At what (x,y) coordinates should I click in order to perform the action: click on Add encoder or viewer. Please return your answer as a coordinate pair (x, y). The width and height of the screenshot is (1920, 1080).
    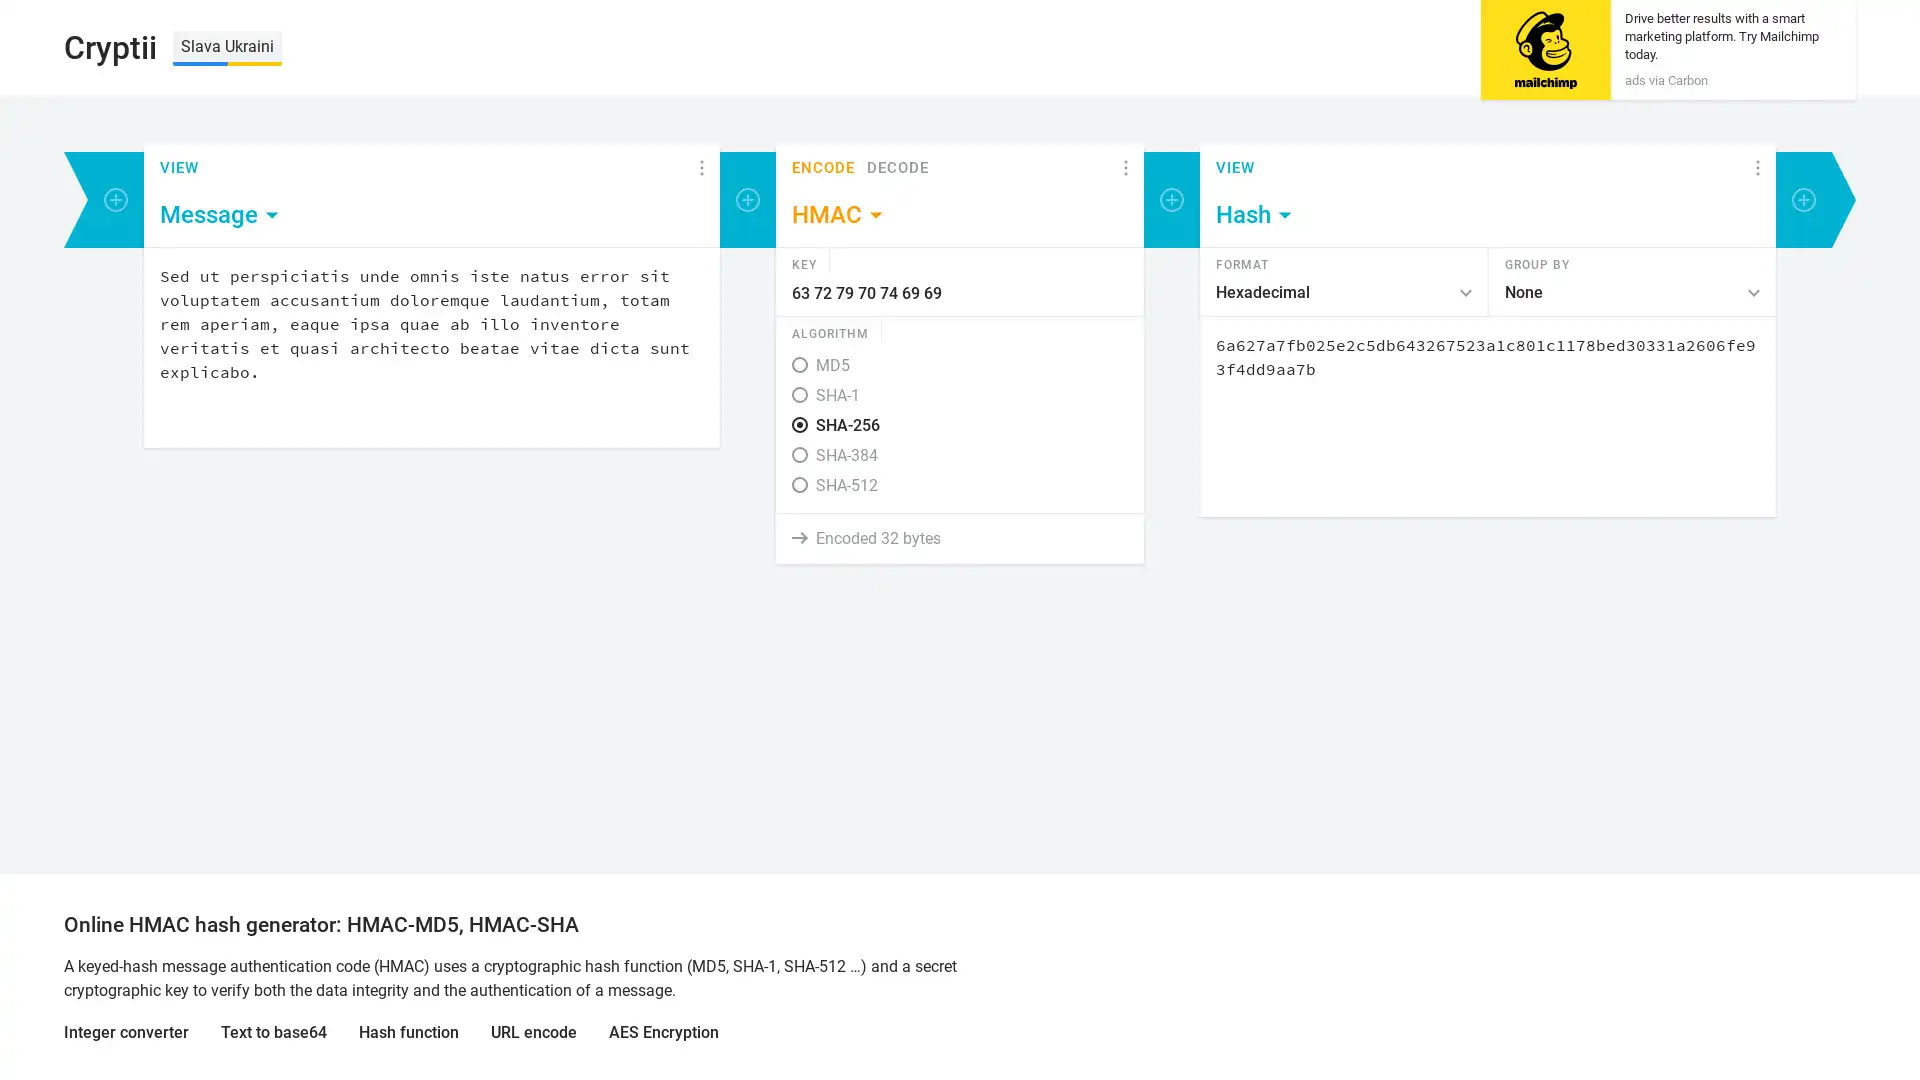
    Looking at the image, I should click on (1171, 200).